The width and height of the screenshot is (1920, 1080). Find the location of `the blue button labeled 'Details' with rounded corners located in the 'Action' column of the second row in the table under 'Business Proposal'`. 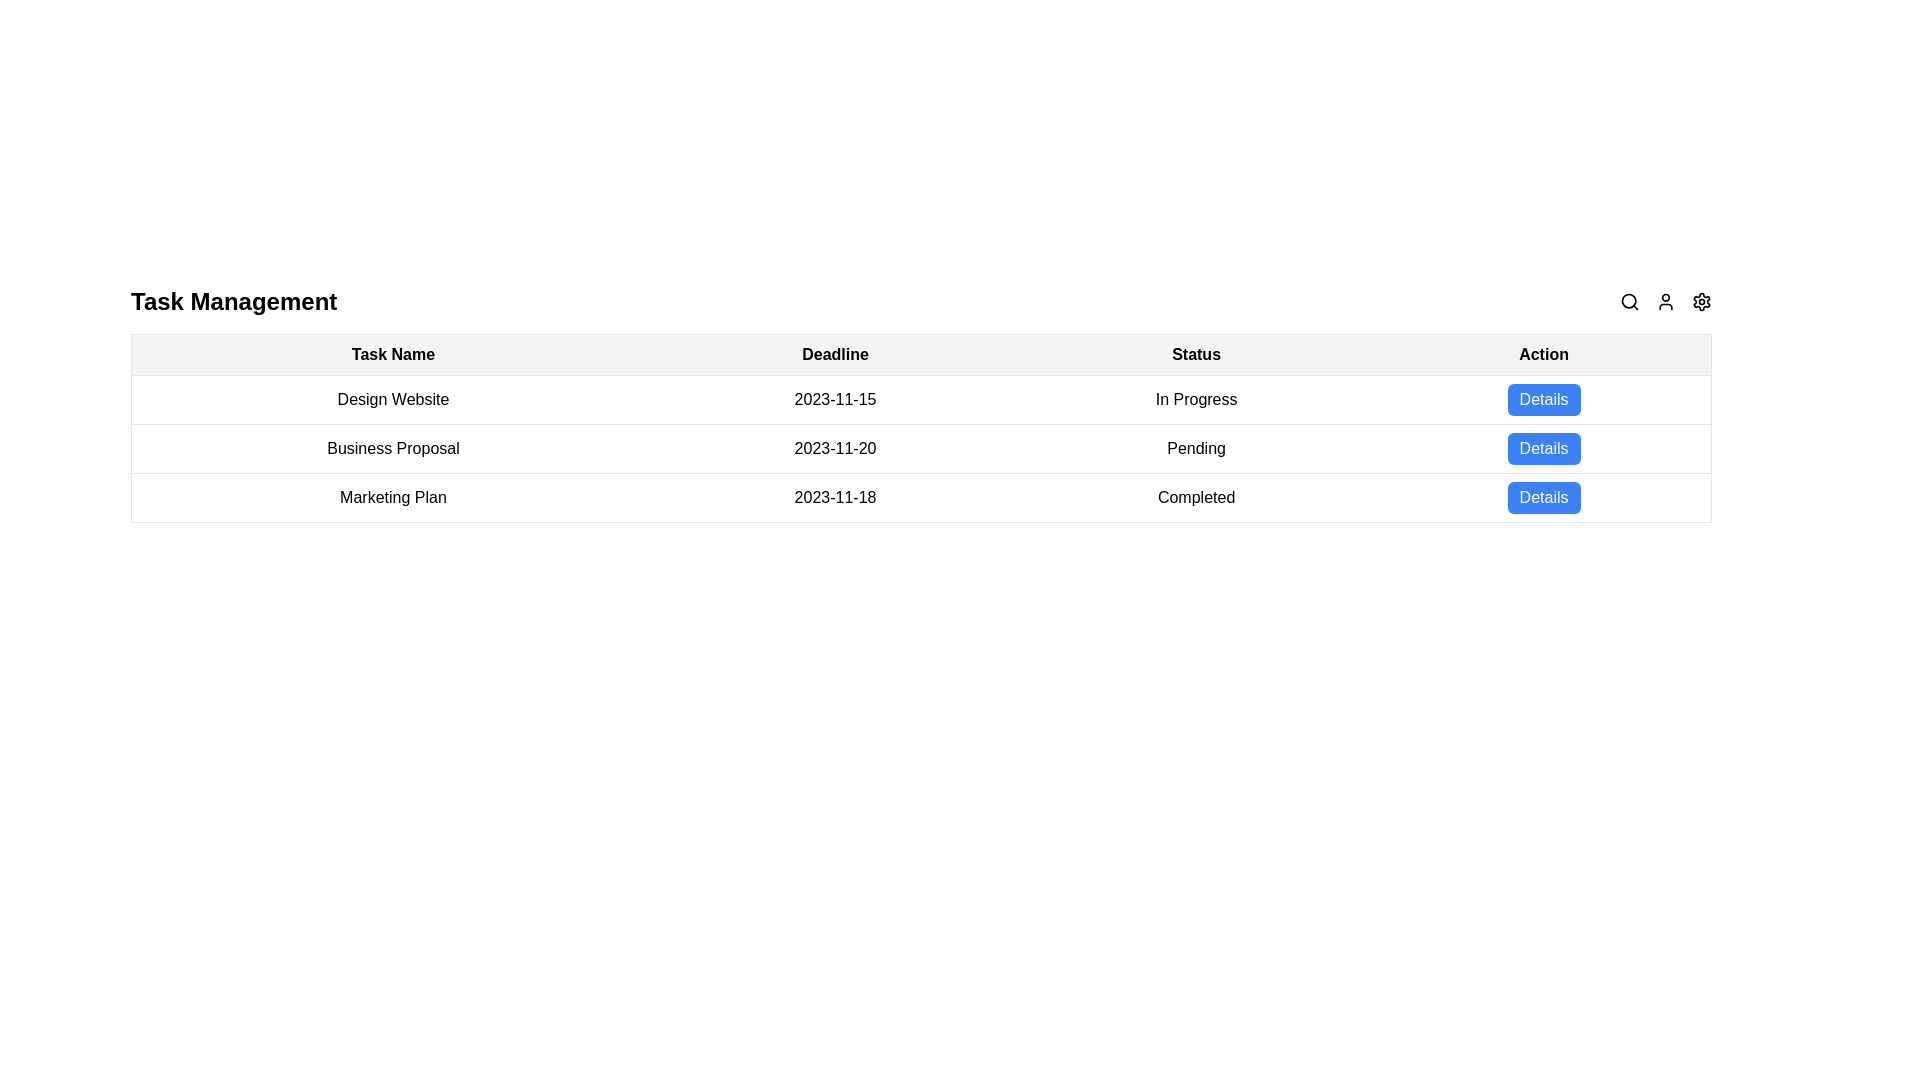

the blue button labeled 'Details' with rounded corners located in the 'Action' column of the second row in the table under 'Business Proposal' is located at coordinates (1543, 447).